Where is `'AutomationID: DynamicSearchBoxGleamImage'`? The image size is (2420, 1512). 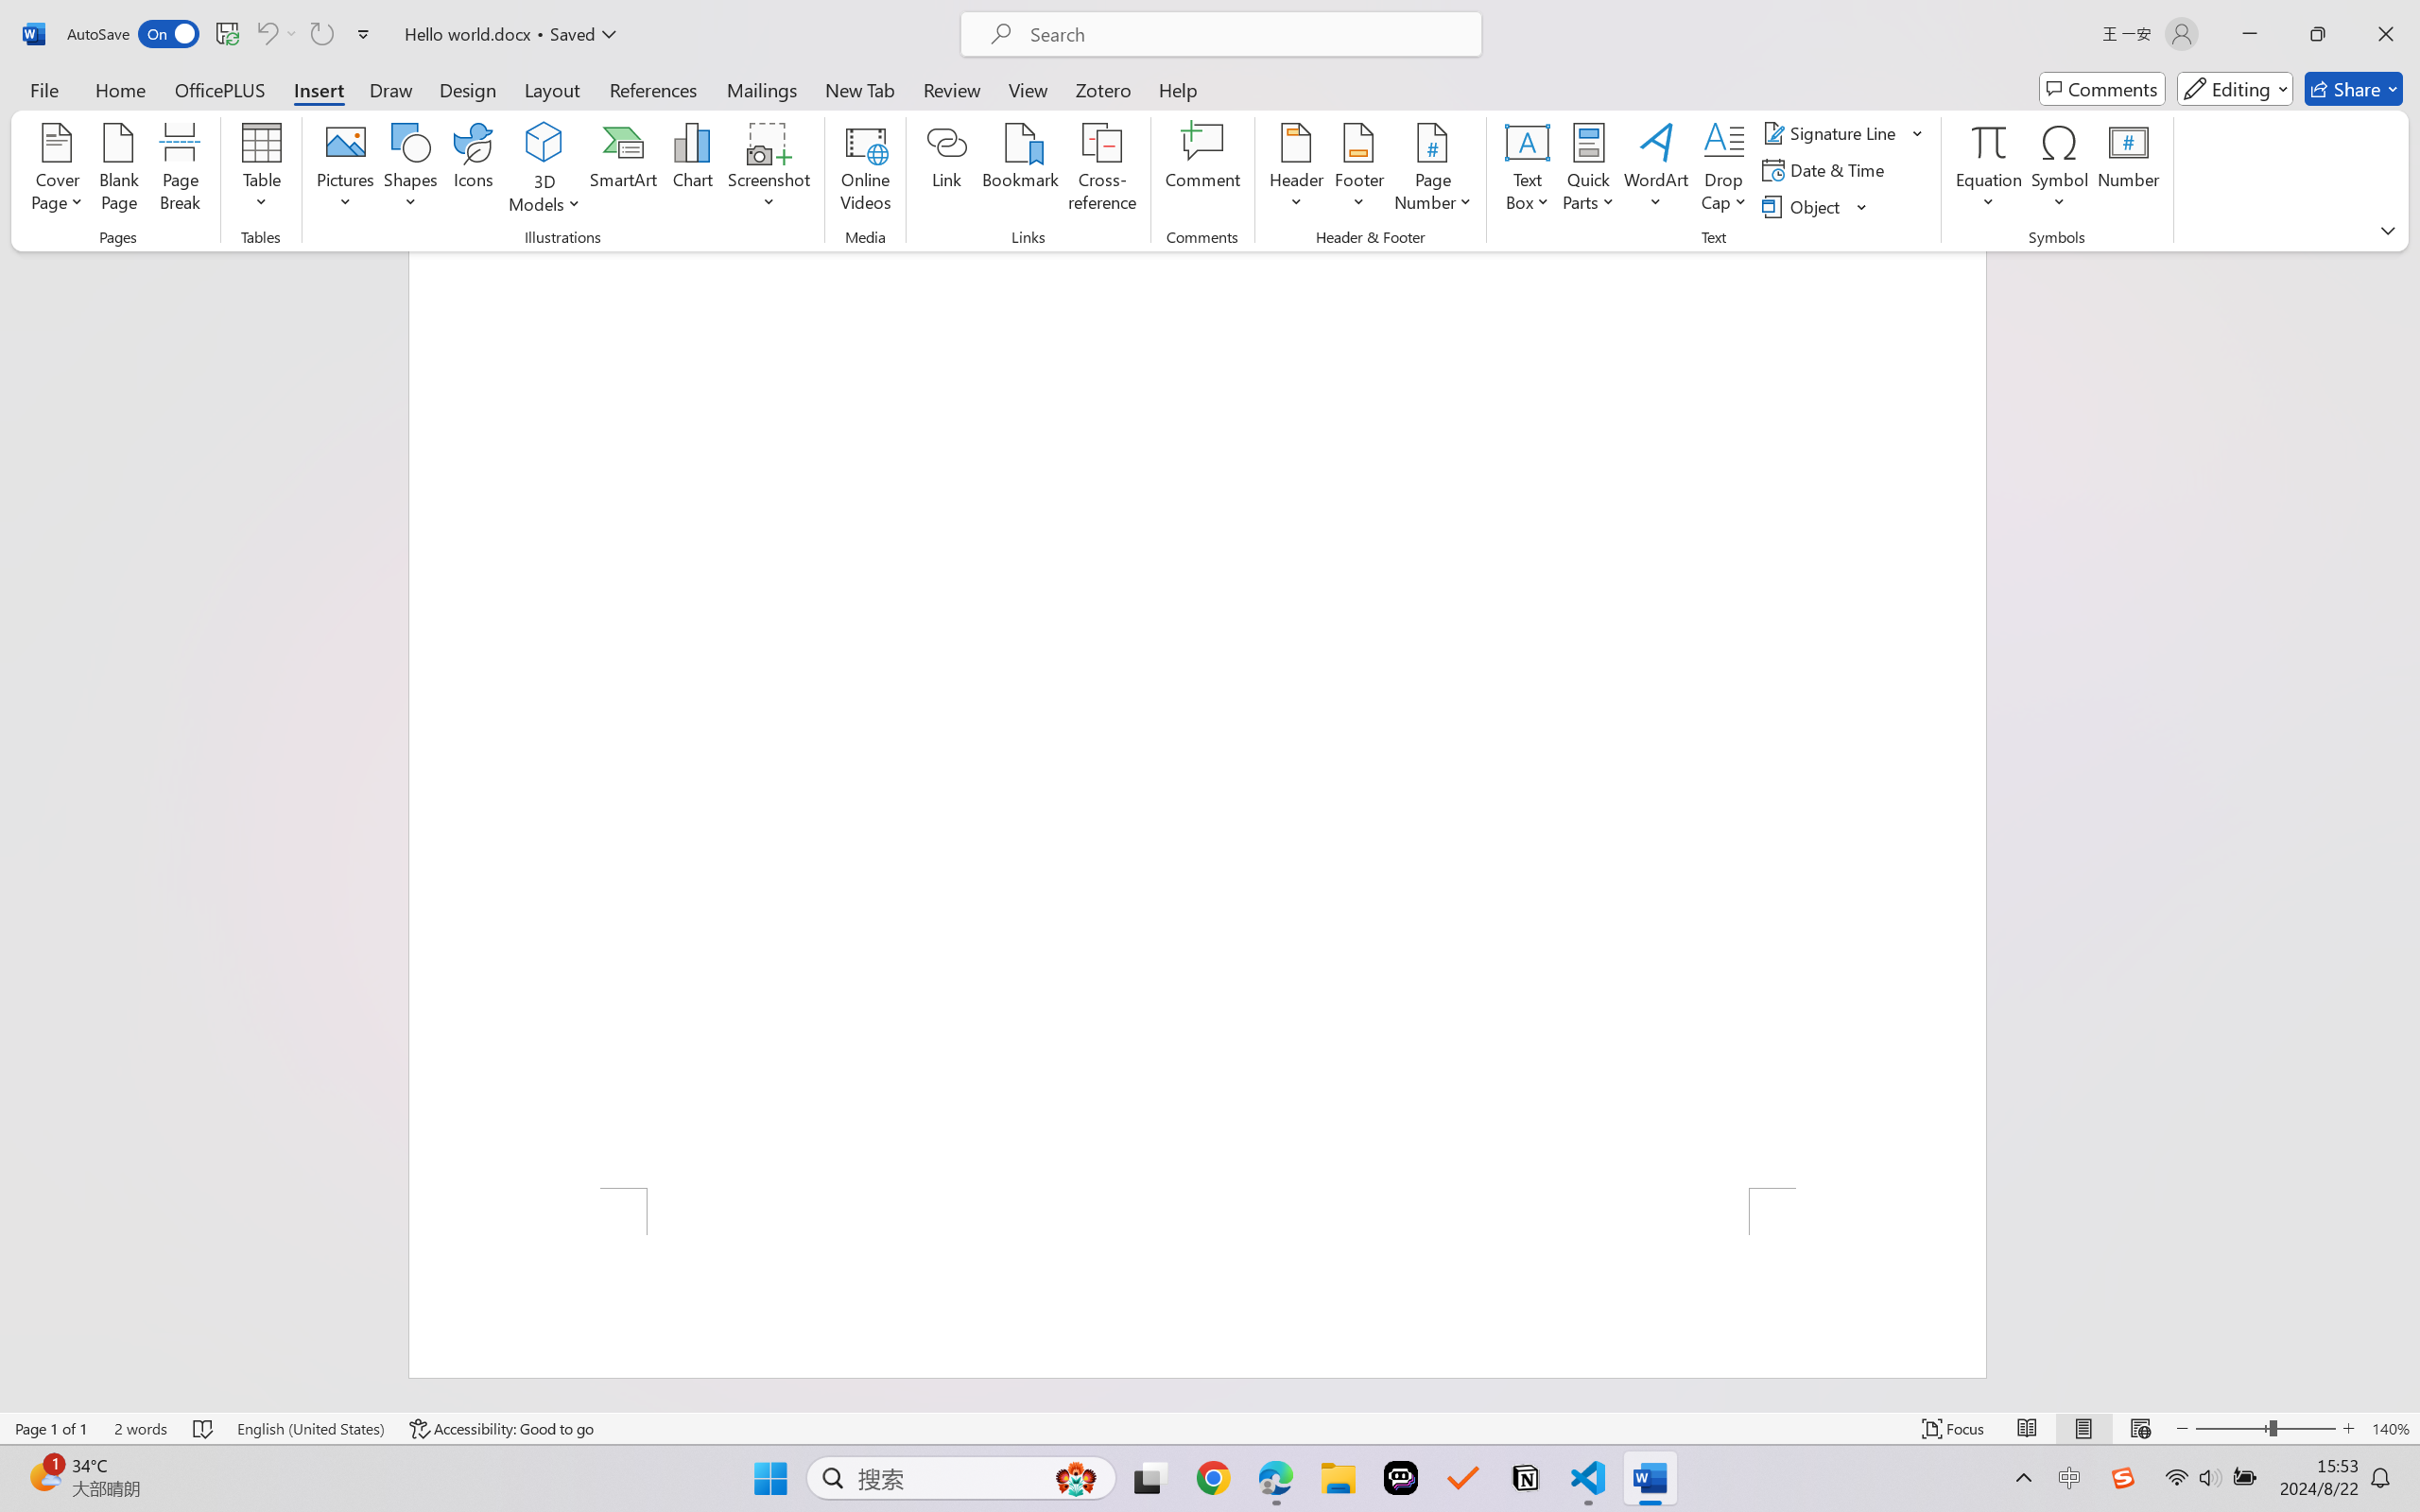 'AutomationID: DynamicSearchBoxGleamImage' is located at coordinates (1076, 1478).